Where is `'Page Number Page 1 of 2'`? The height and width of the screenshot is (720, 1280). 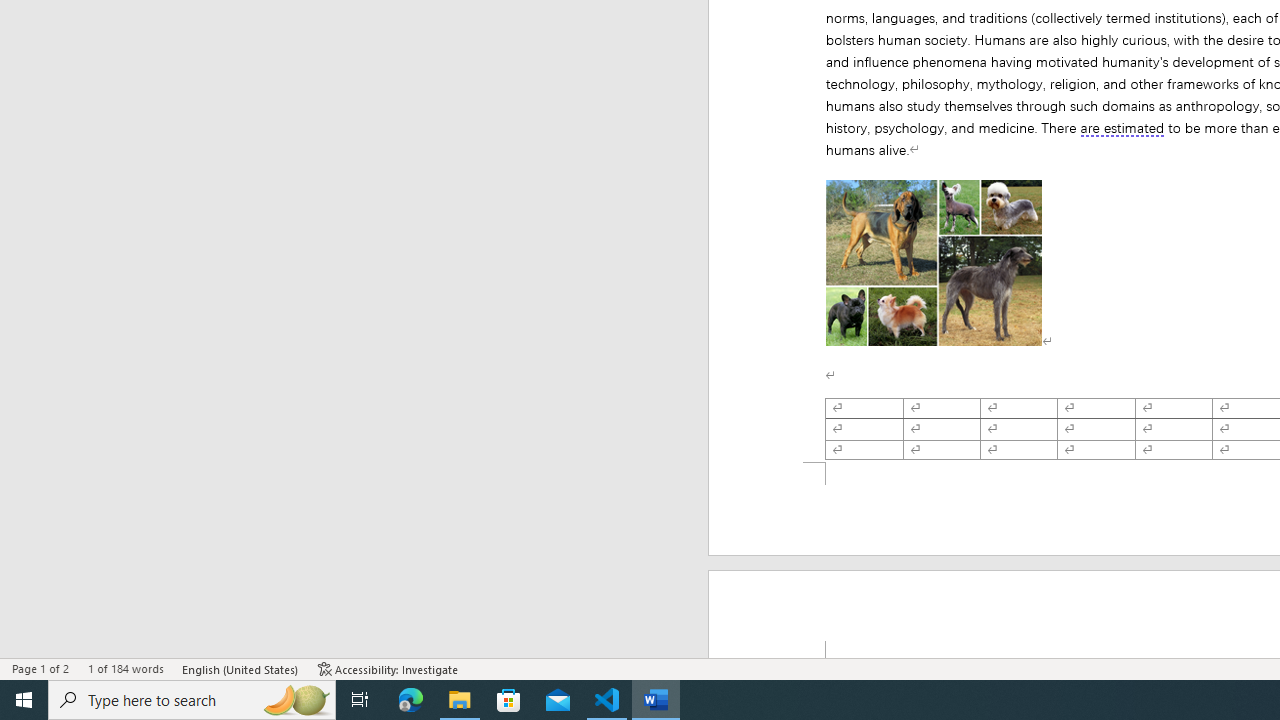
'Page Number Page 1 of 2' is located at coordinates (40, 669).